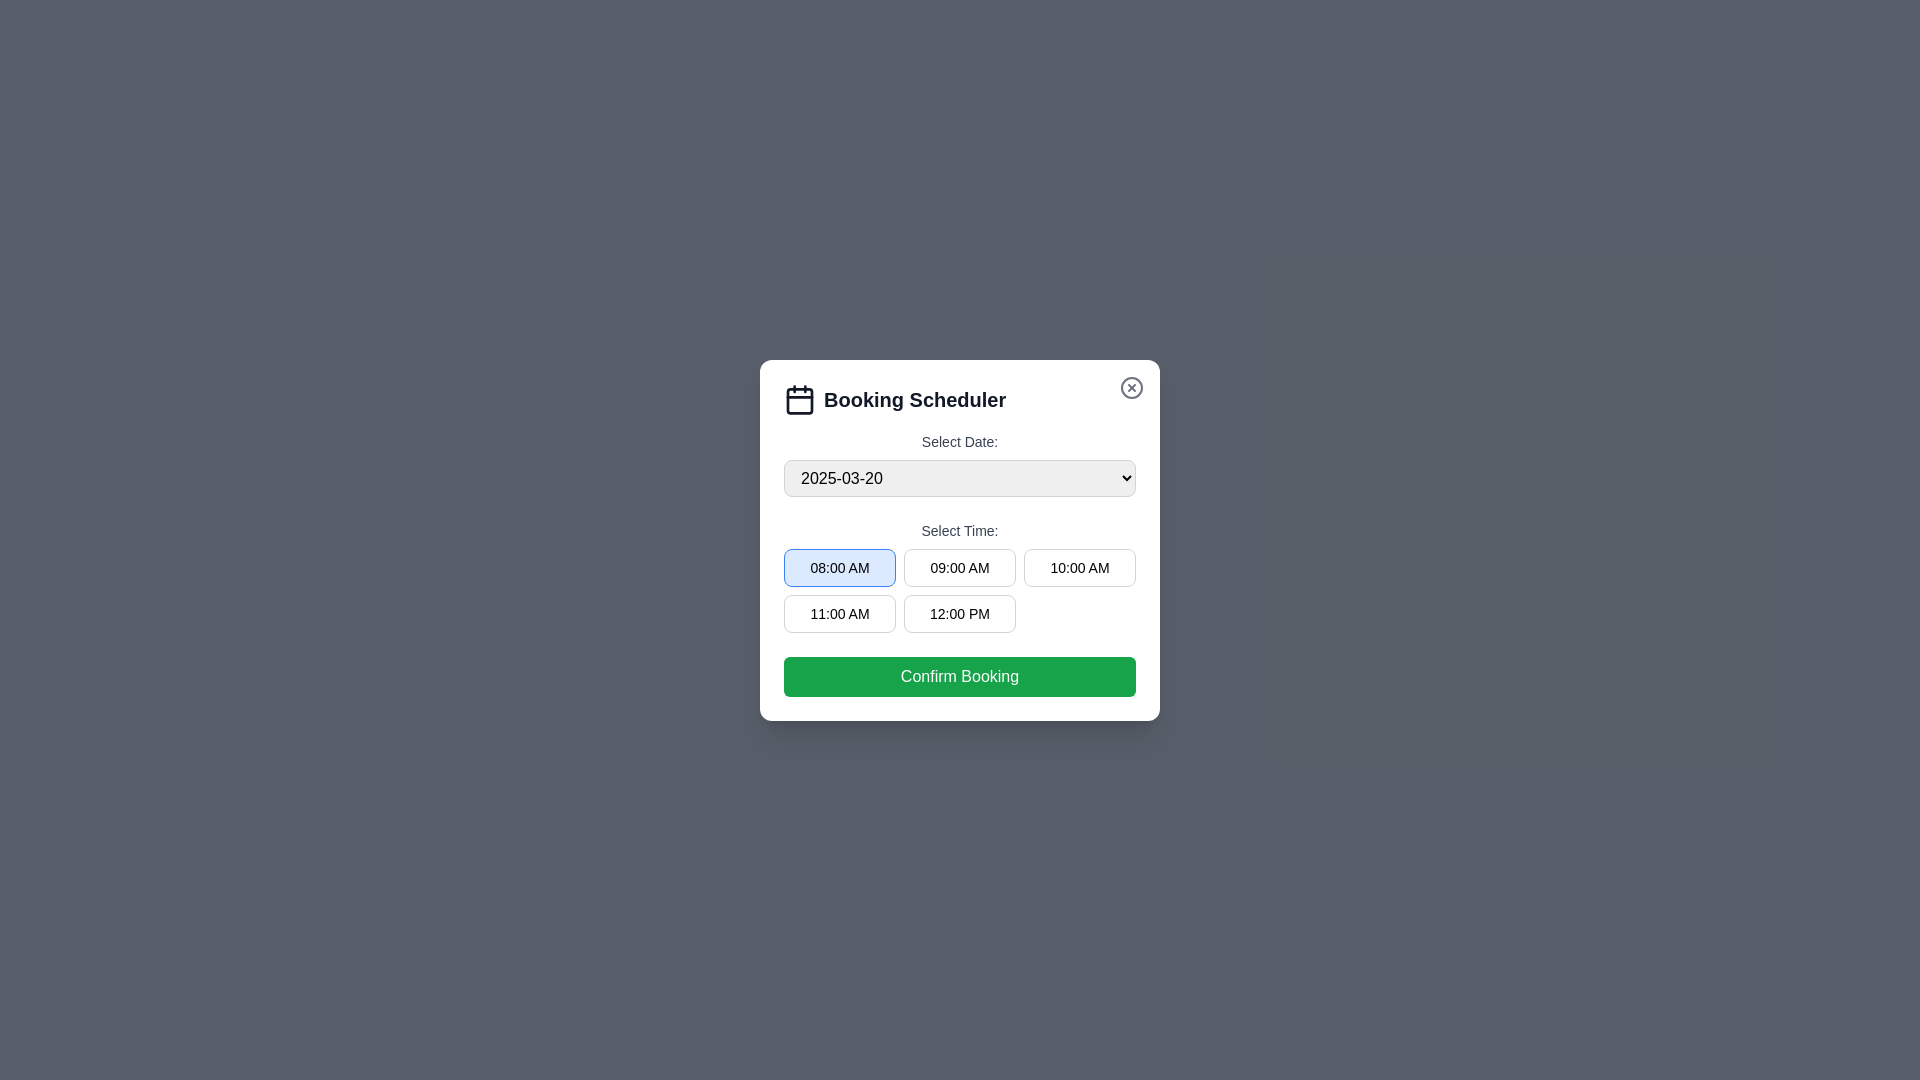  What do you see at coordinates (960, 576) in the screenshot?
I see `the time button in the 'Select Time:' grid` at bounding box center [960, 576].